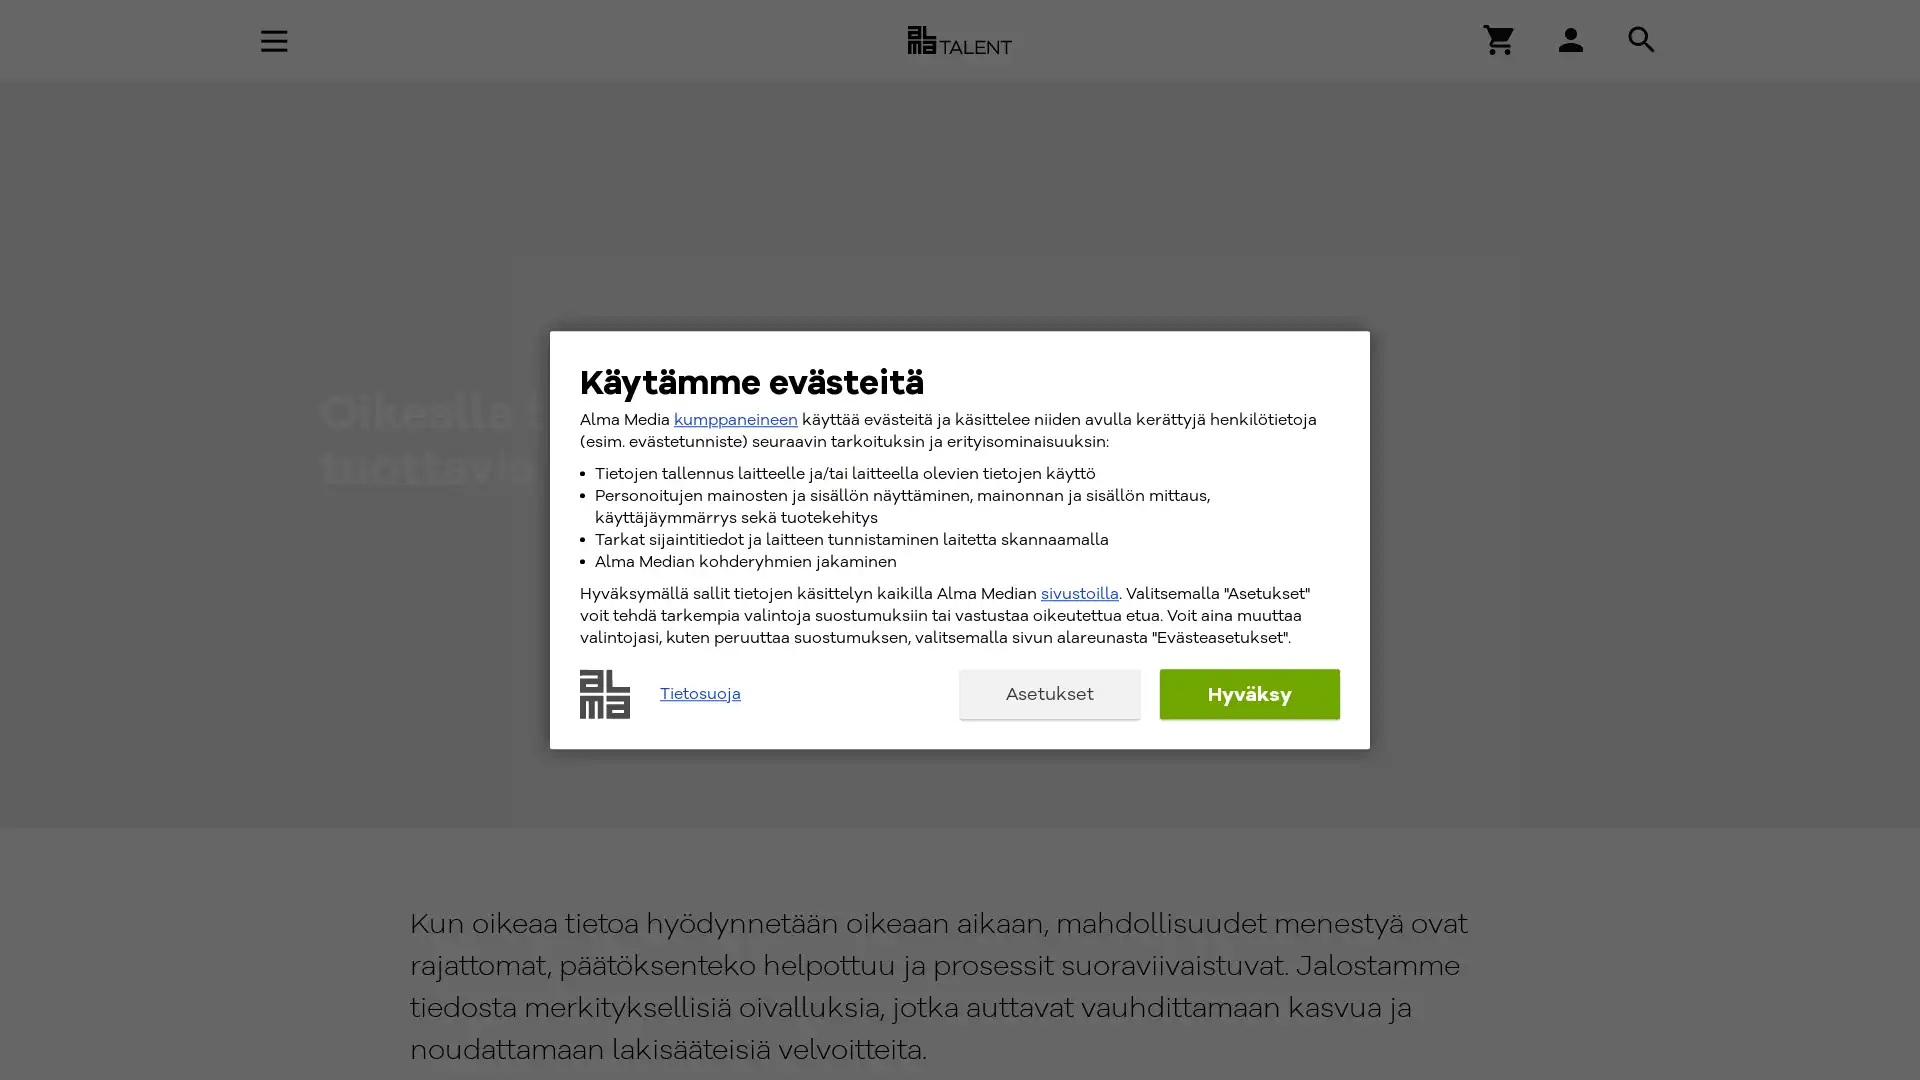 The height and width of the screenshot is (1080, 1920). What do you see at coordinates (1569, 39) in the screenshot?
I see `Hae` at bounding box center [1569, 39].